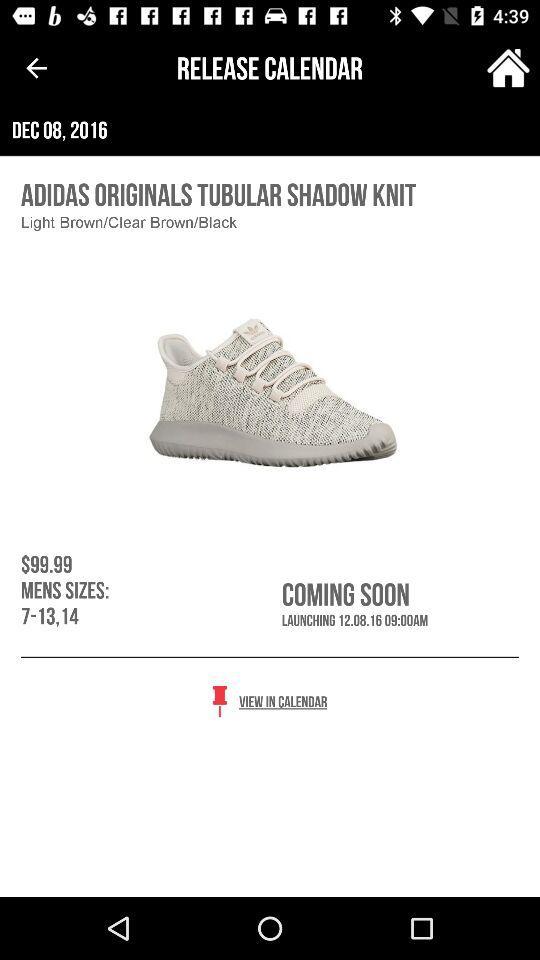 This screenshot has height=960, width=540. Describe the element at coordinates (508, 68) in the screenshot. I see `the icon above the dec 08, 2016` at that location.